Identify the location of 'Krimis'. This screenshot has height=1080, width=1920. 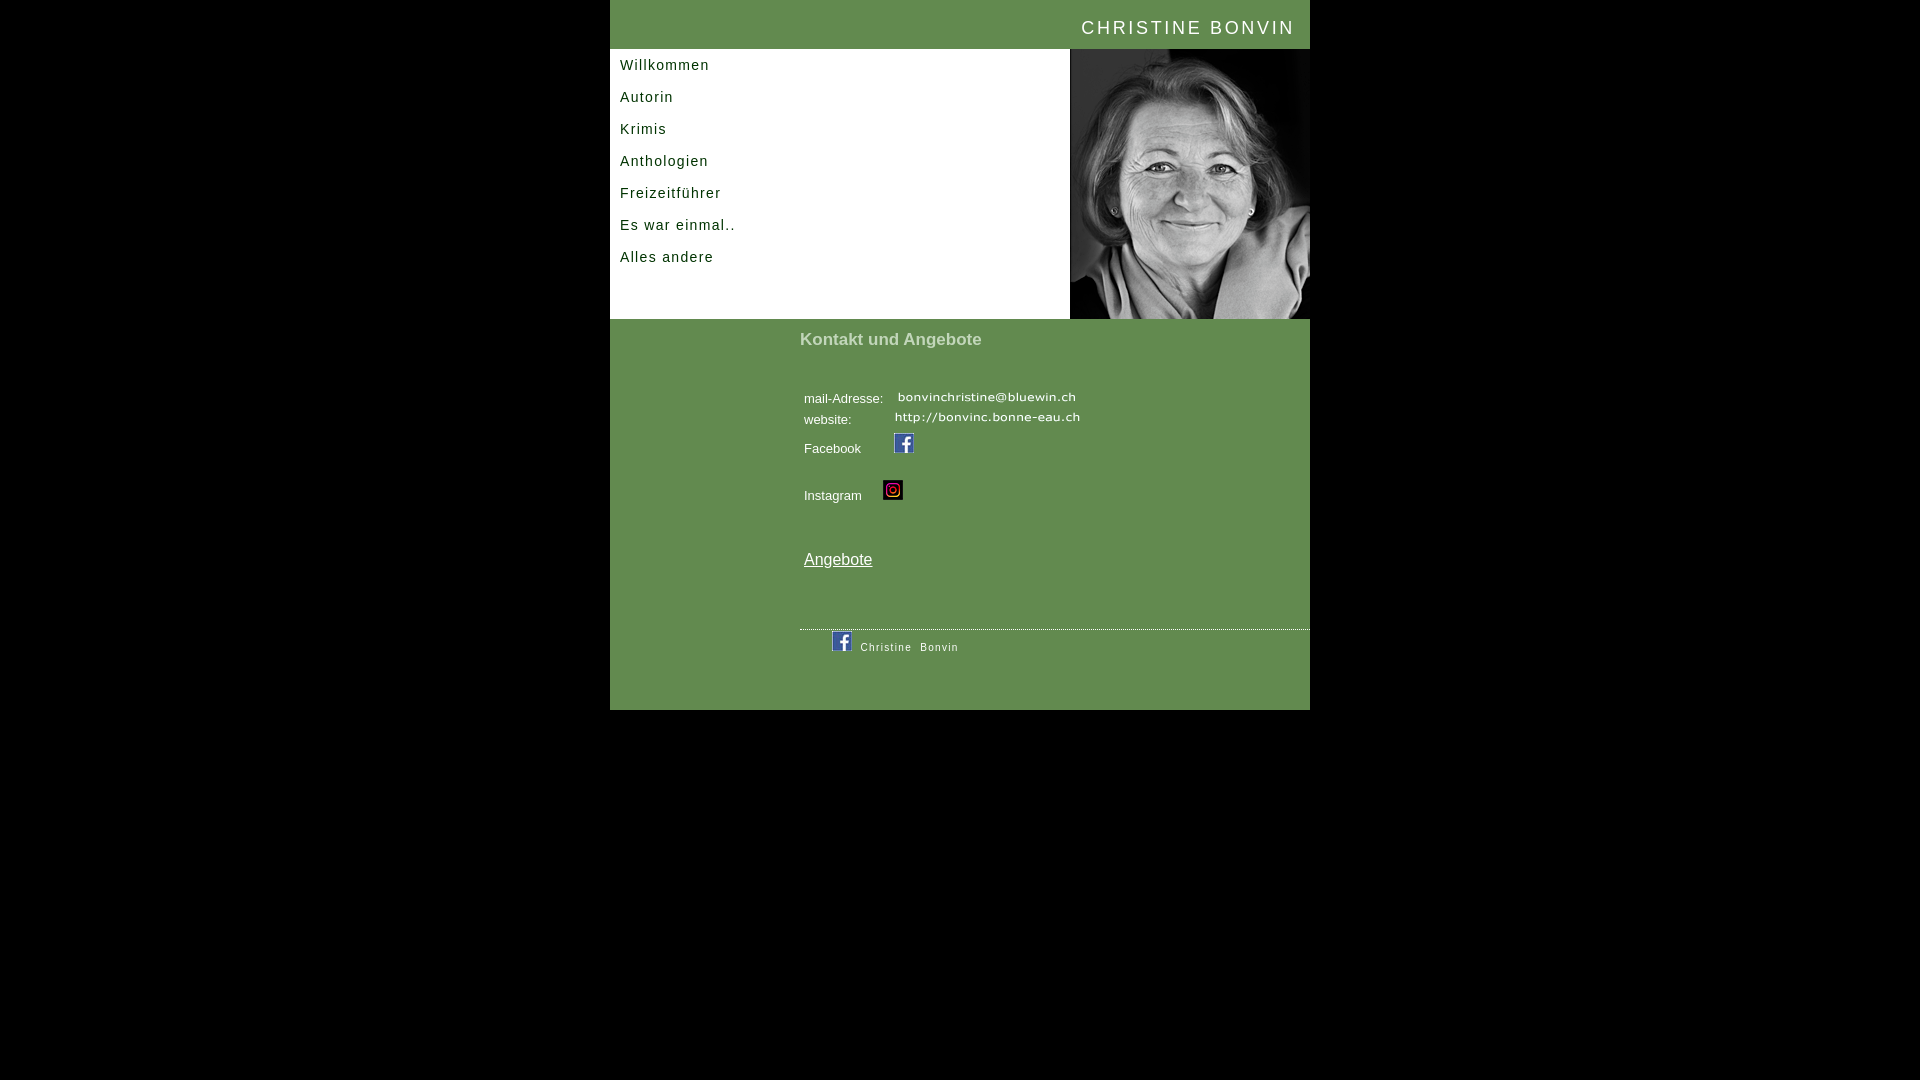
(700, 128).